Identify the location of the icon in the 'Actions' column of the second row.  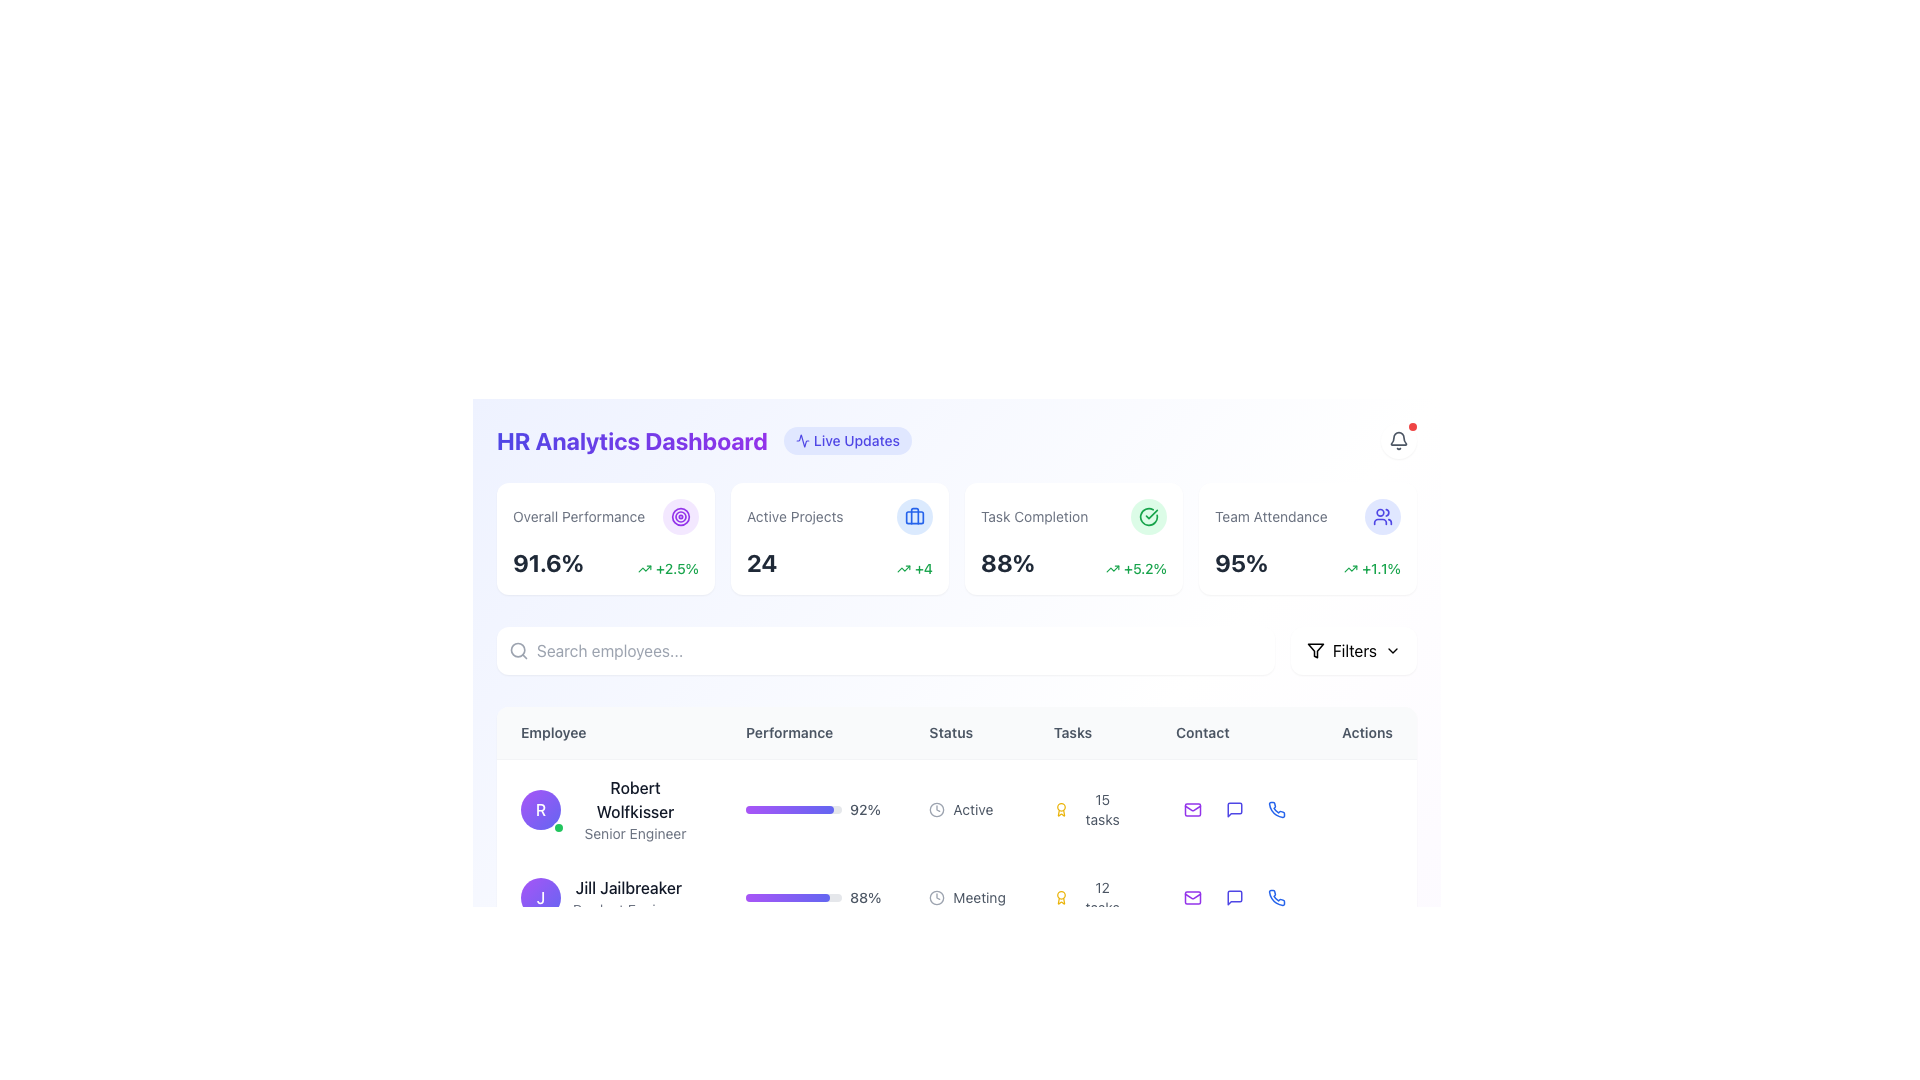
(1233, 897).